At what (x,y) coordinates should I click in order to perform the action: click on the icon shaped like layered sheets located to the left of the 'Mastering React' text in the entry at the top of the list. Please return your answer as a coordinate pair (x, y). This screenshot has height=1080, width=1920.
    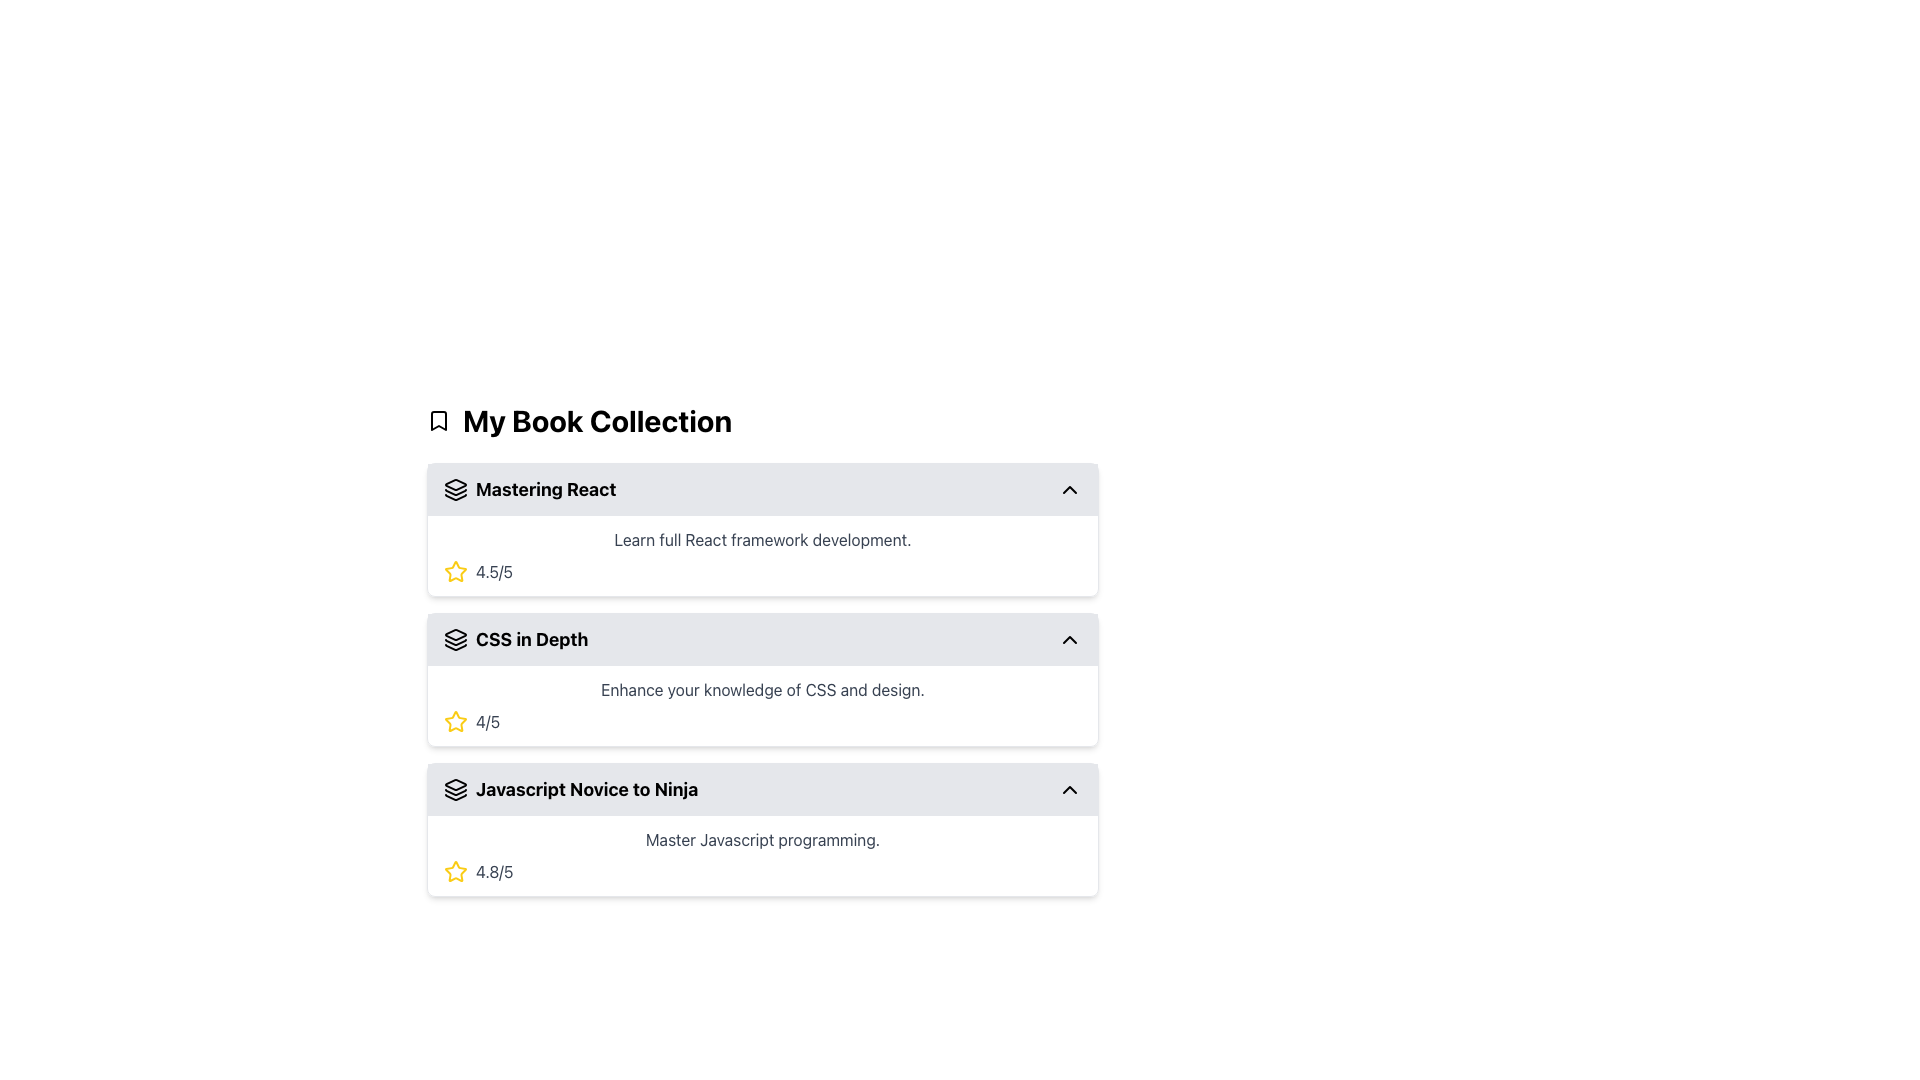
    Looking at the image, I should click on (455, 489).